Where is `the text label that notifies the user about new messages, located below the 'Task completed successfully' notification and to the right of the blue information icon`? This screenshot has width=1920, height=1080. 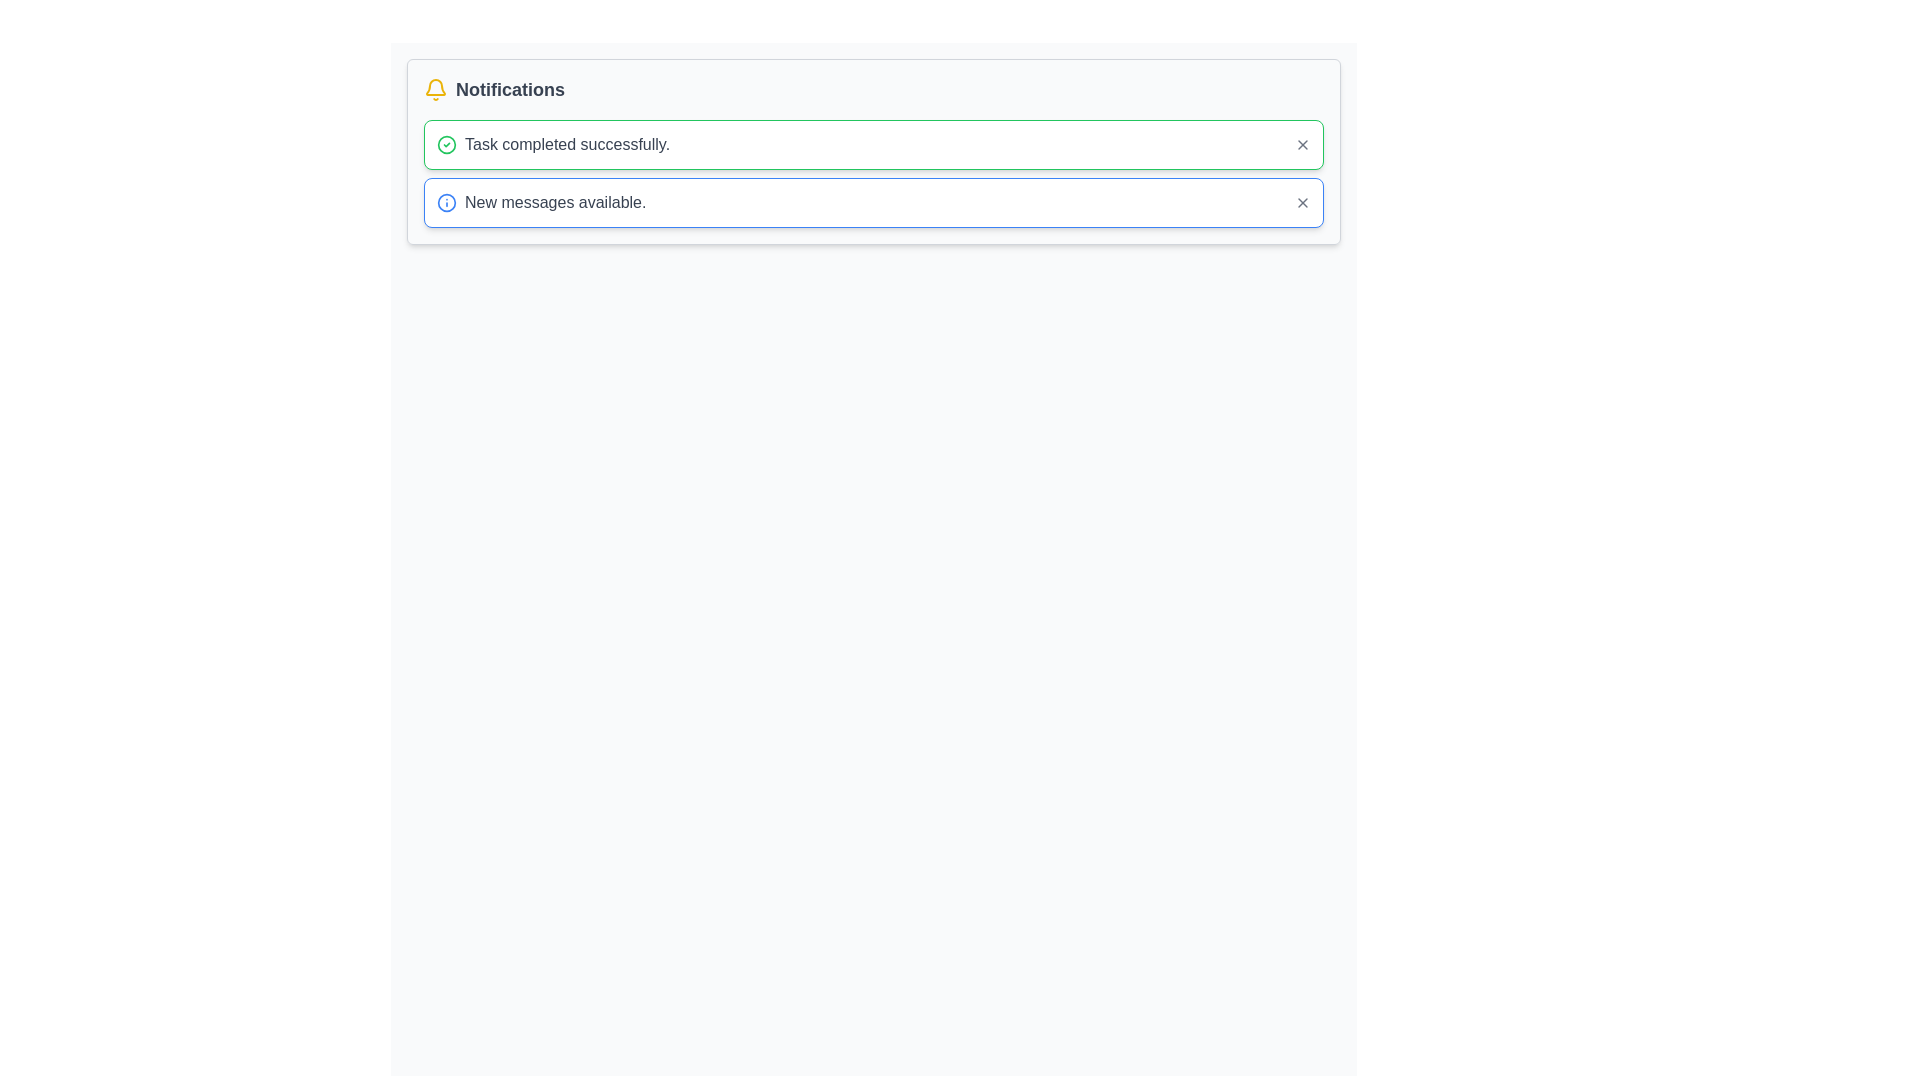 the text label that notifies the user about new messages, located below the 'Task completed successfully' notification and to the right of the blue information icon is located at coordinates (555, 203).